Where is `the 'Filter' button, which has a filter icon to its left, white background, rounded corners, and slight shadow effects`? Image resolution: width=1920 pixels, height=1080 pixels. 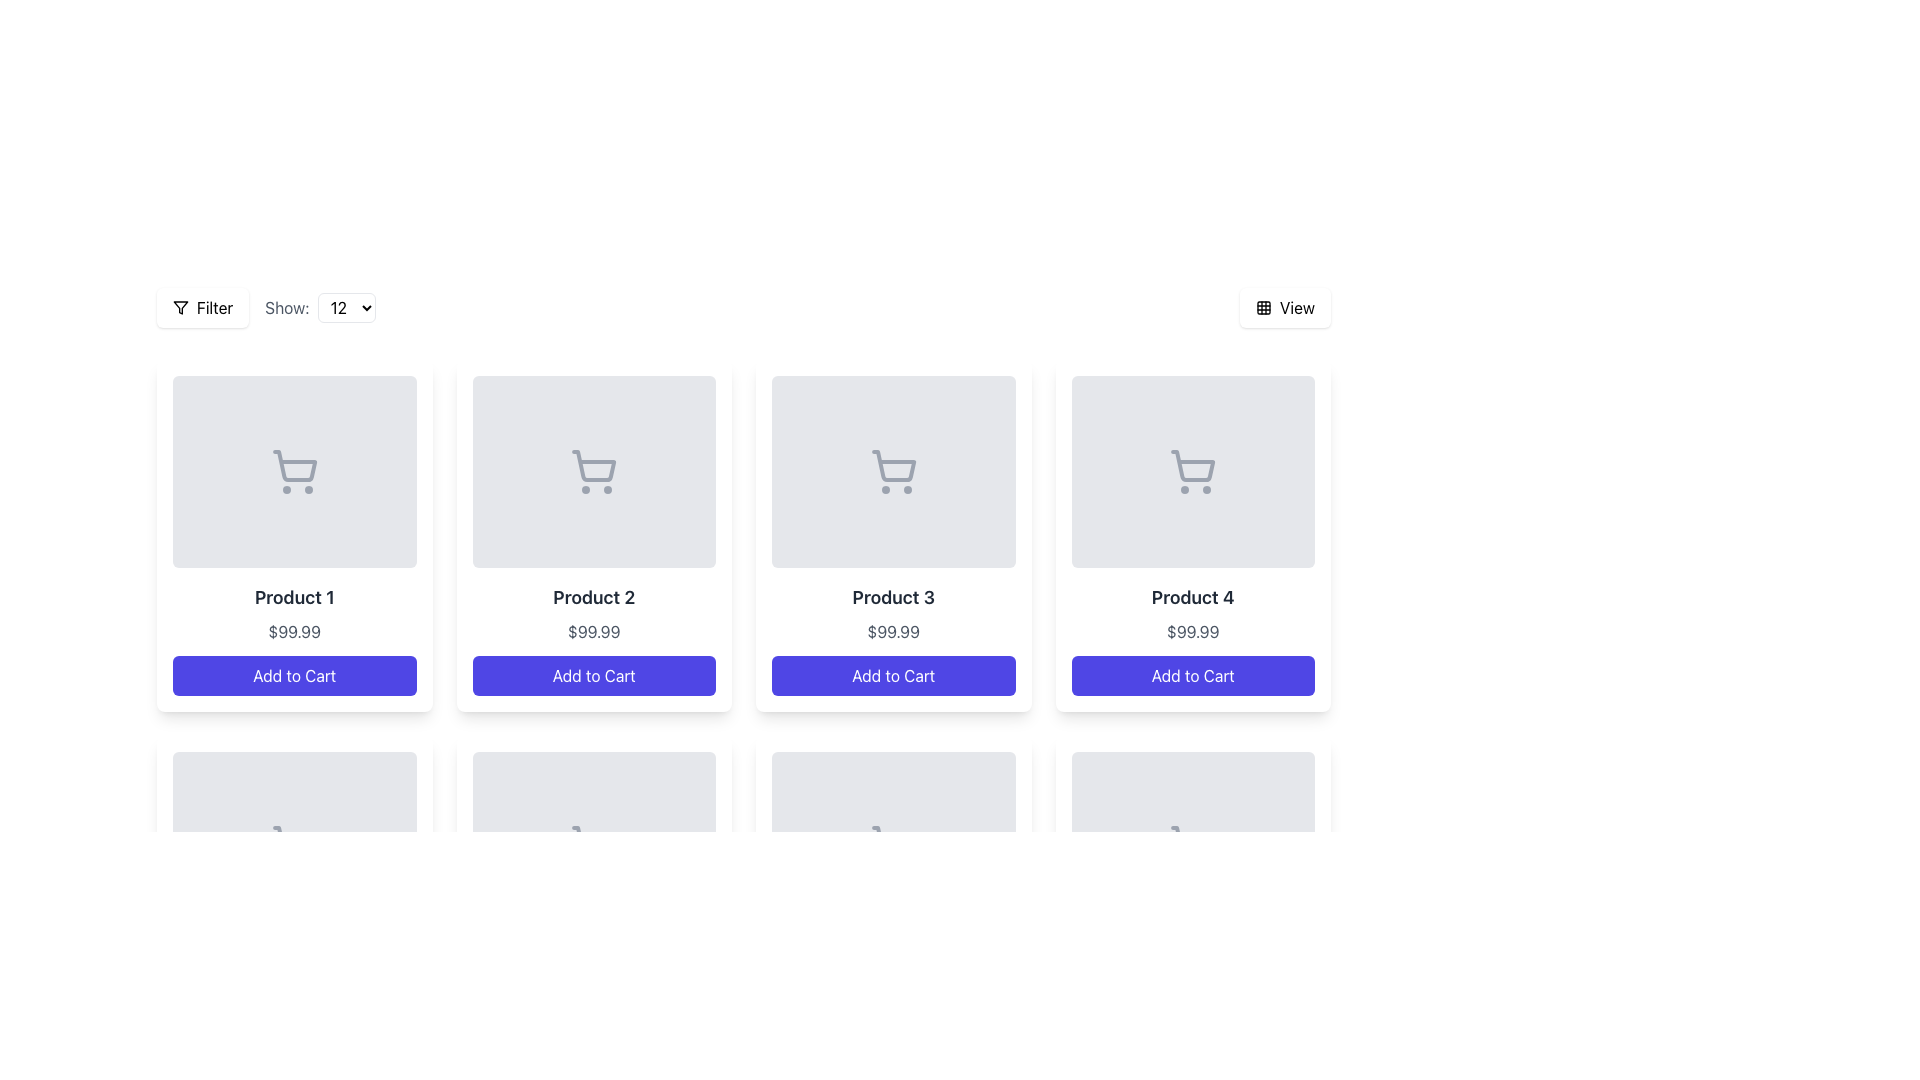
the 'Filter' button, which has a filter icon to its left, white background, rounded corners, and slight shadow effects is located at coordinates (203, 308).